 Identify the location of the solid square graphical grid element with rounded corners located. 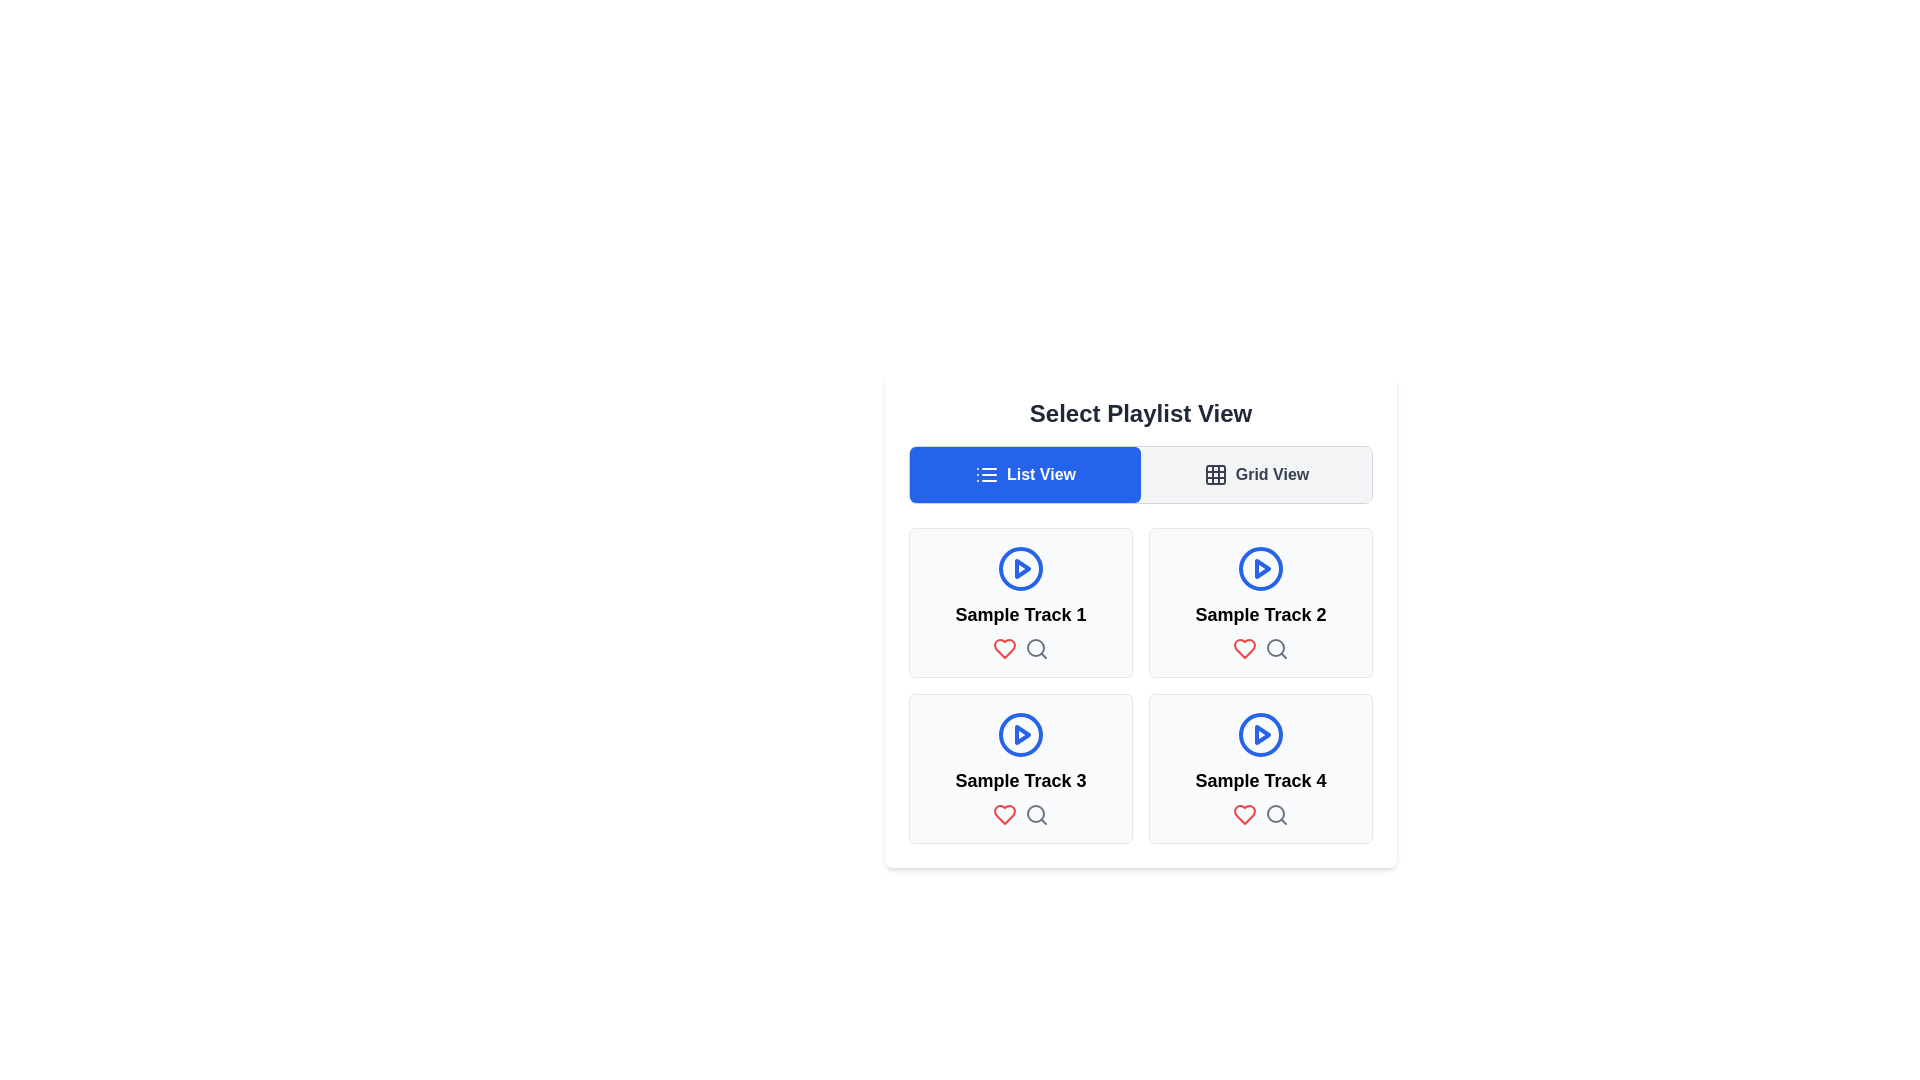
(1213, 474).